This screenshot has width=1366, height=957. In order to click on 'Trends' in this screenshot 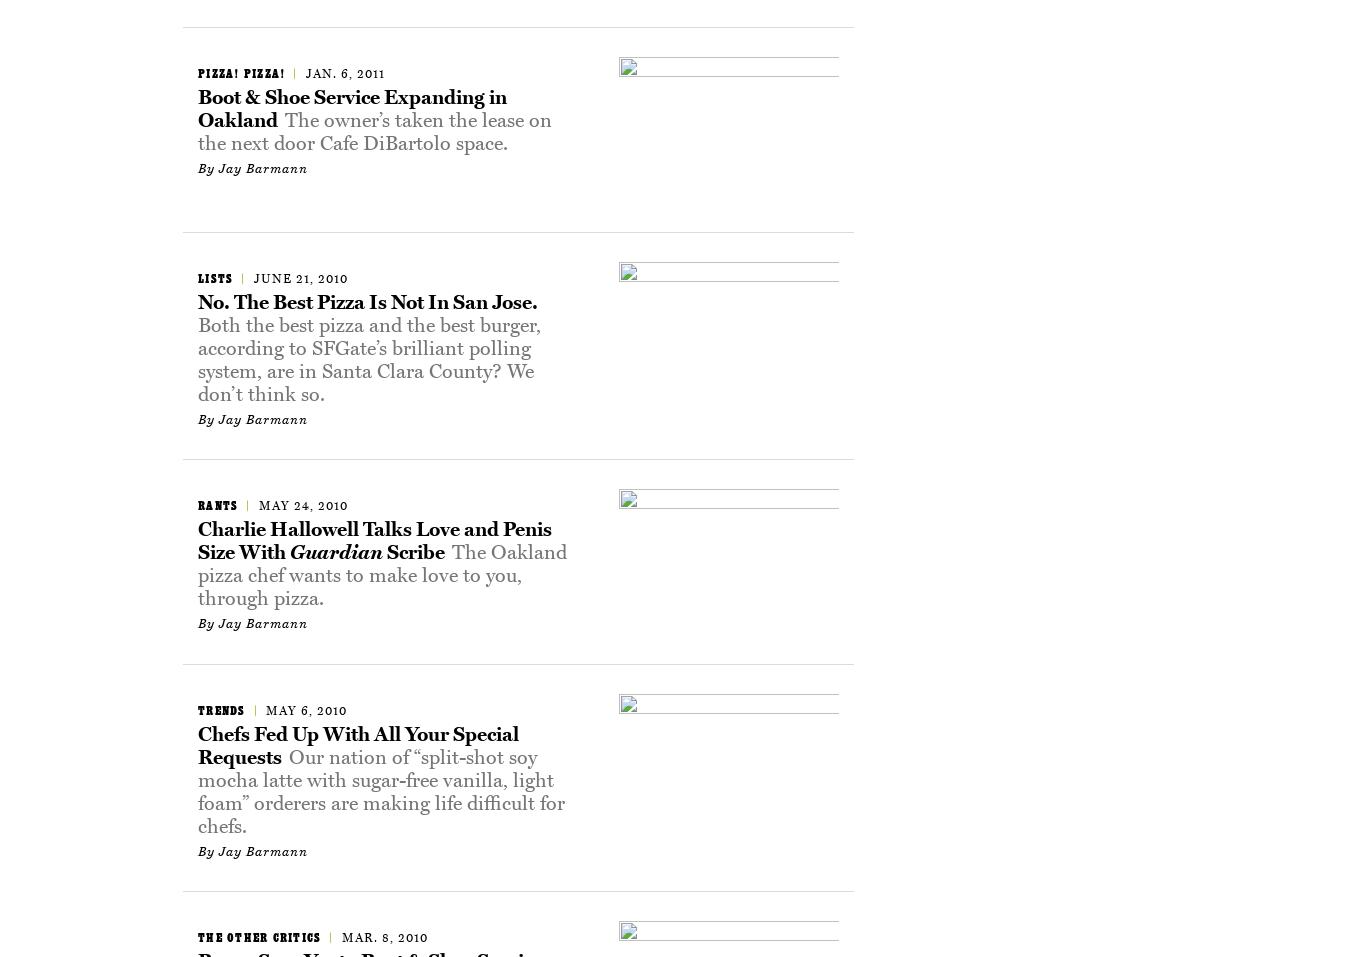, I will do `click(220, 709)`.